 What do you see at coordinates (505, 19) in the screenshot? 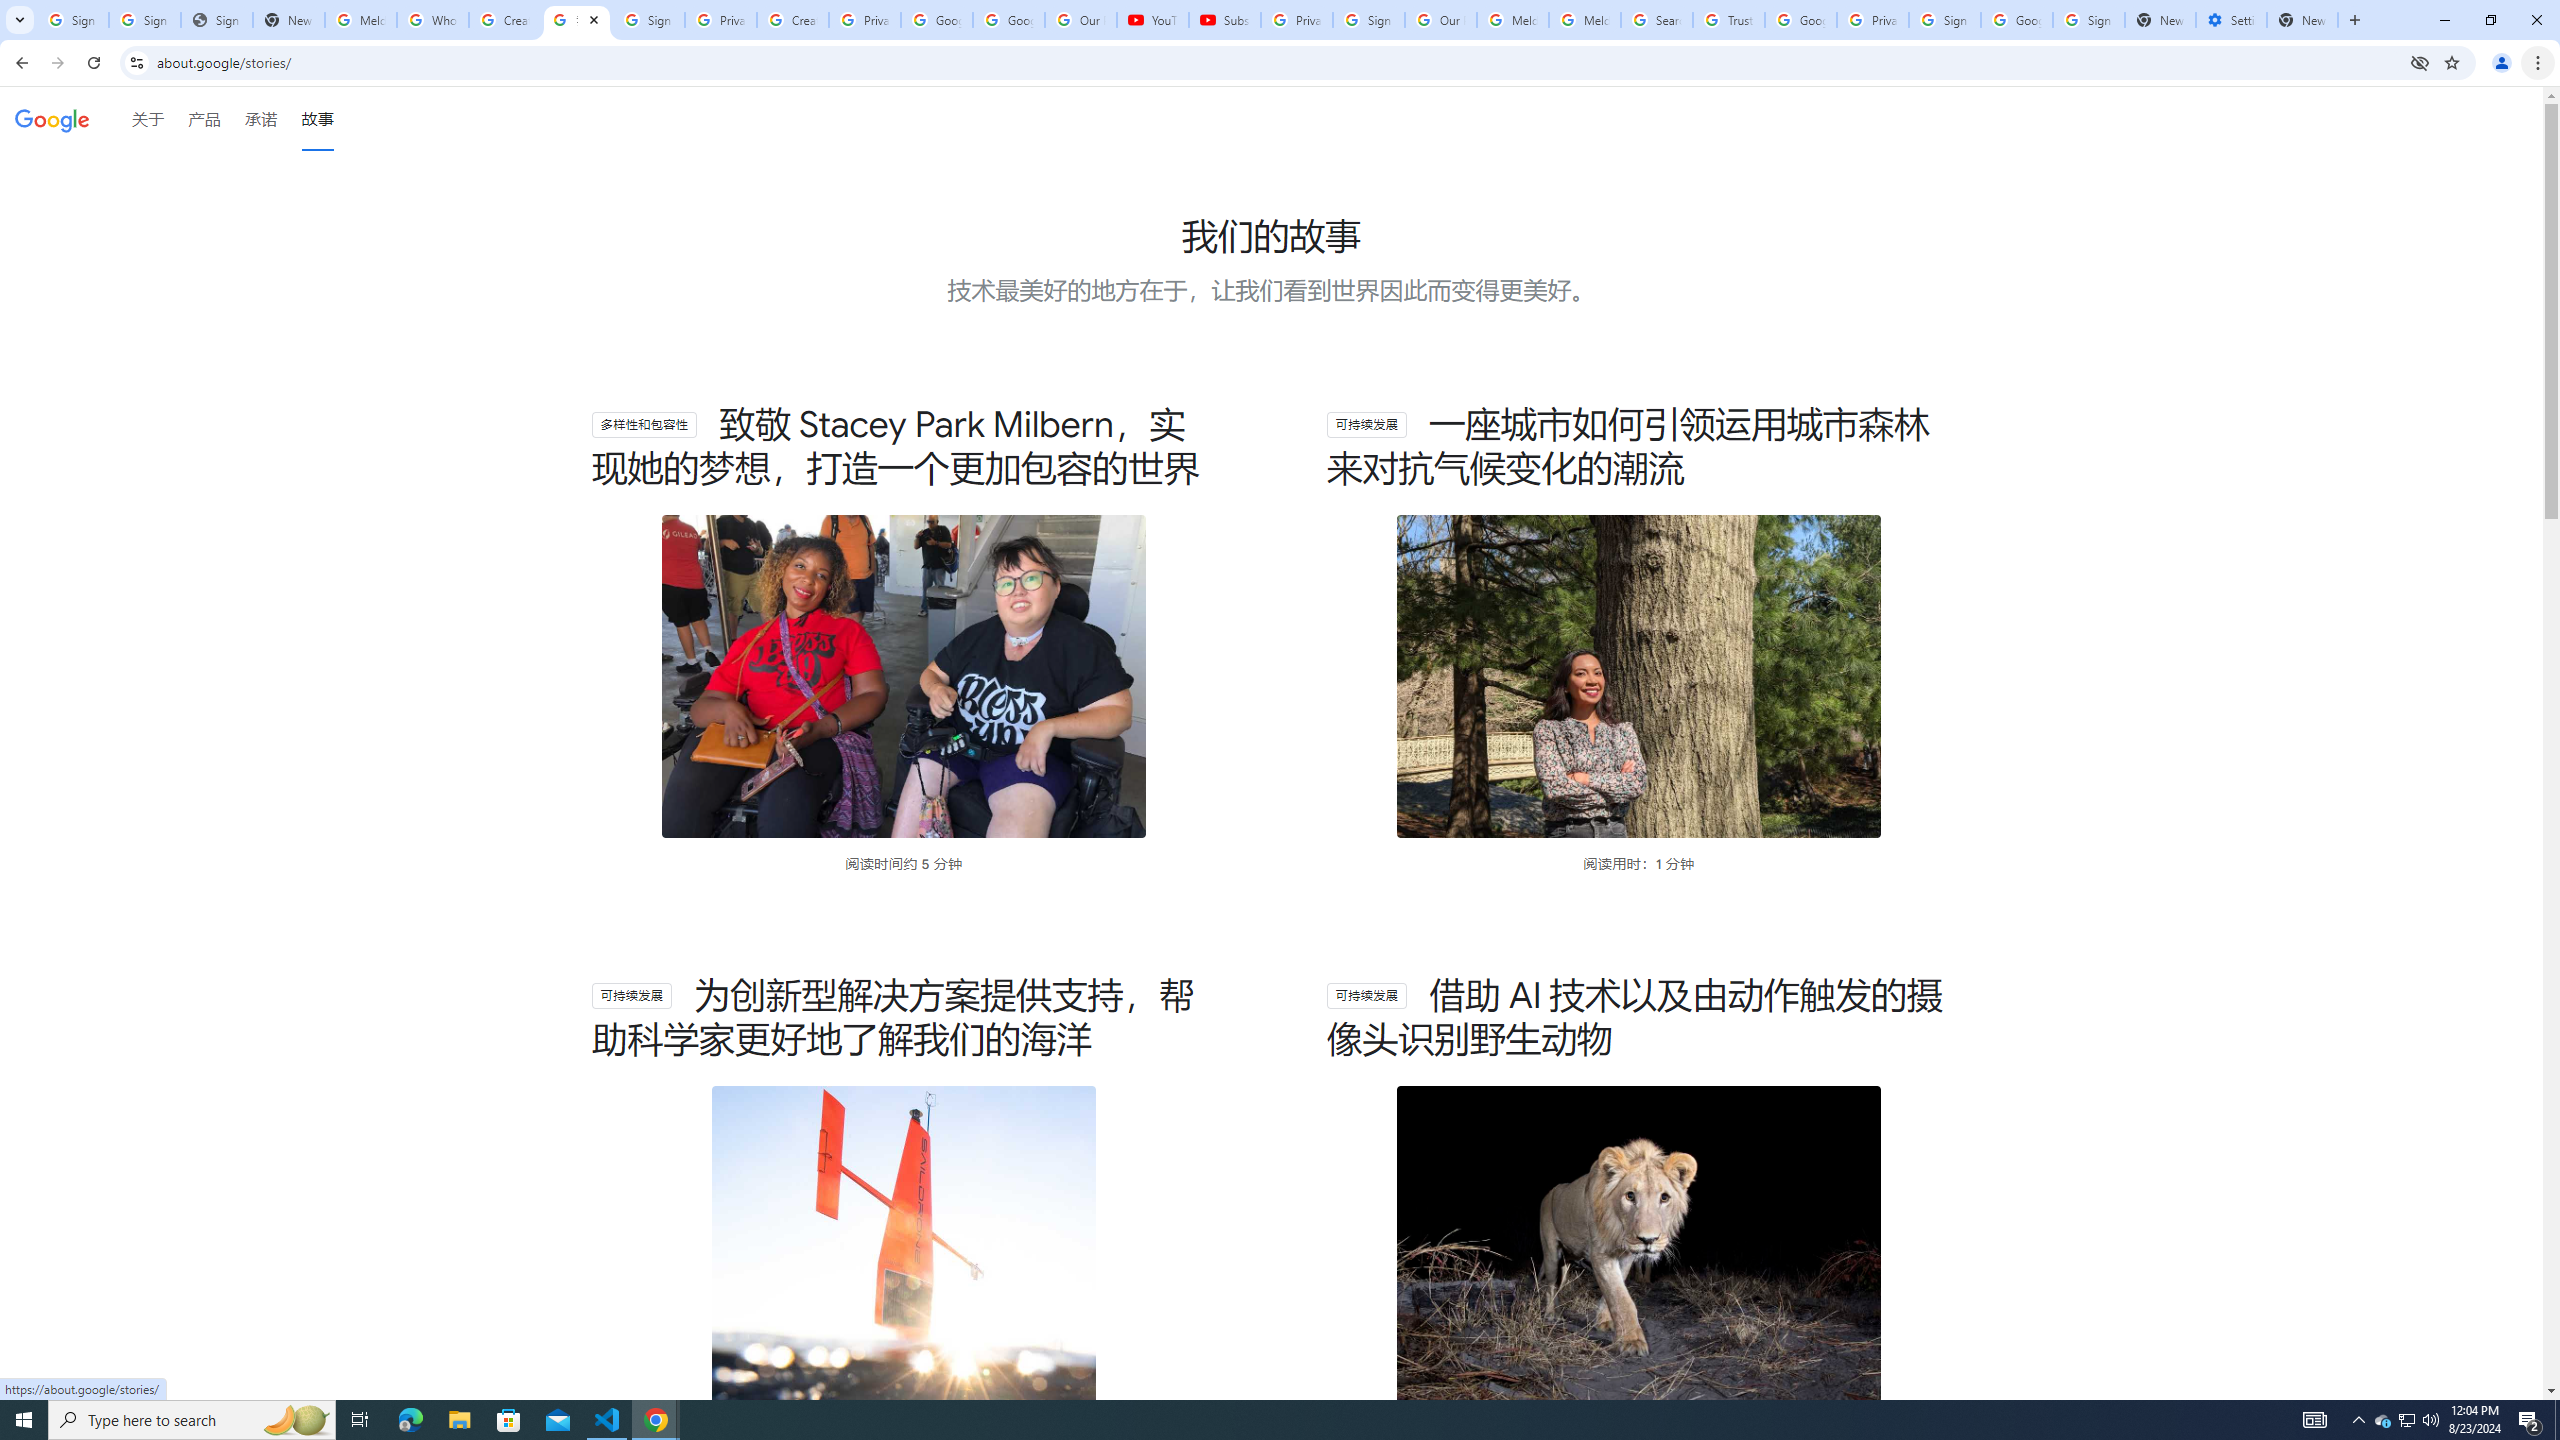
I see `'Create your Google Account'` at bounding box center [505, 19].